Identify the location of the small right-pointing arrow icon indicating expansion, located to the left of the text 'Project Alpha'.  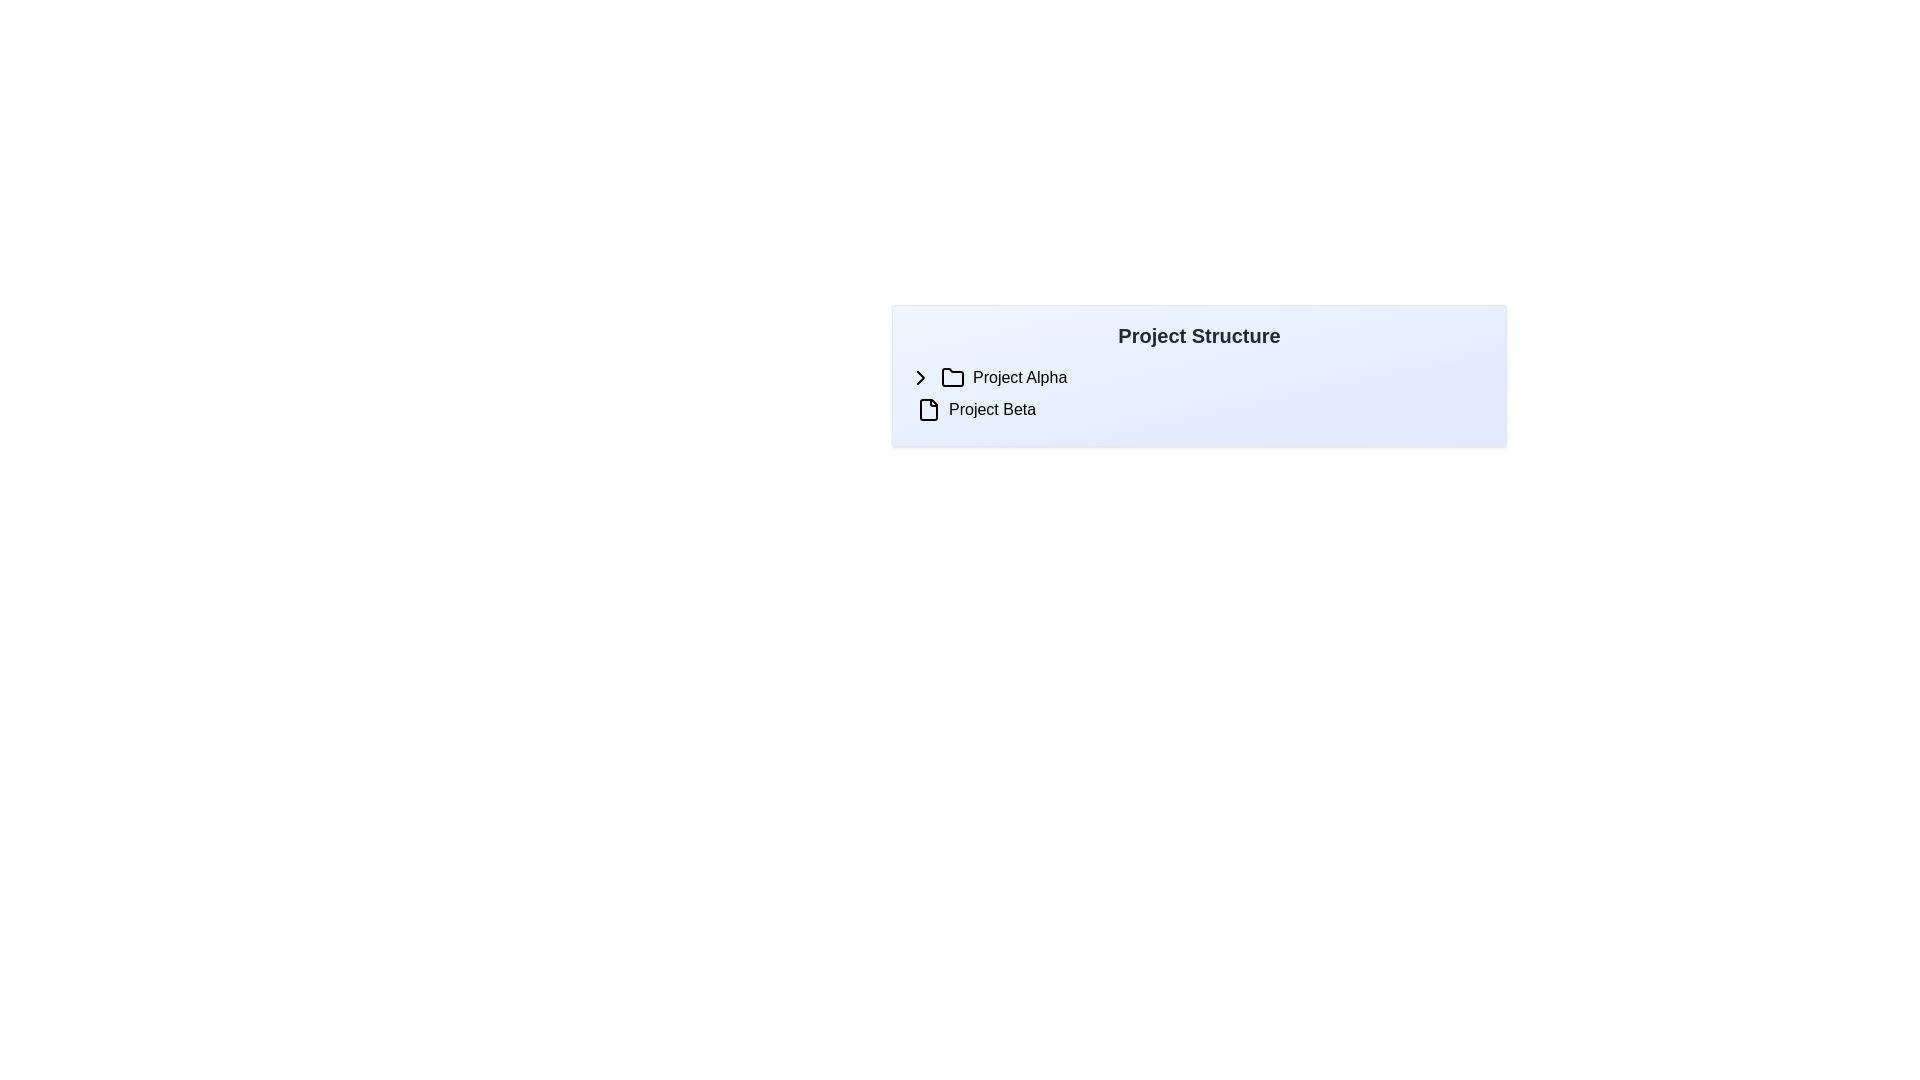
(920, 378).